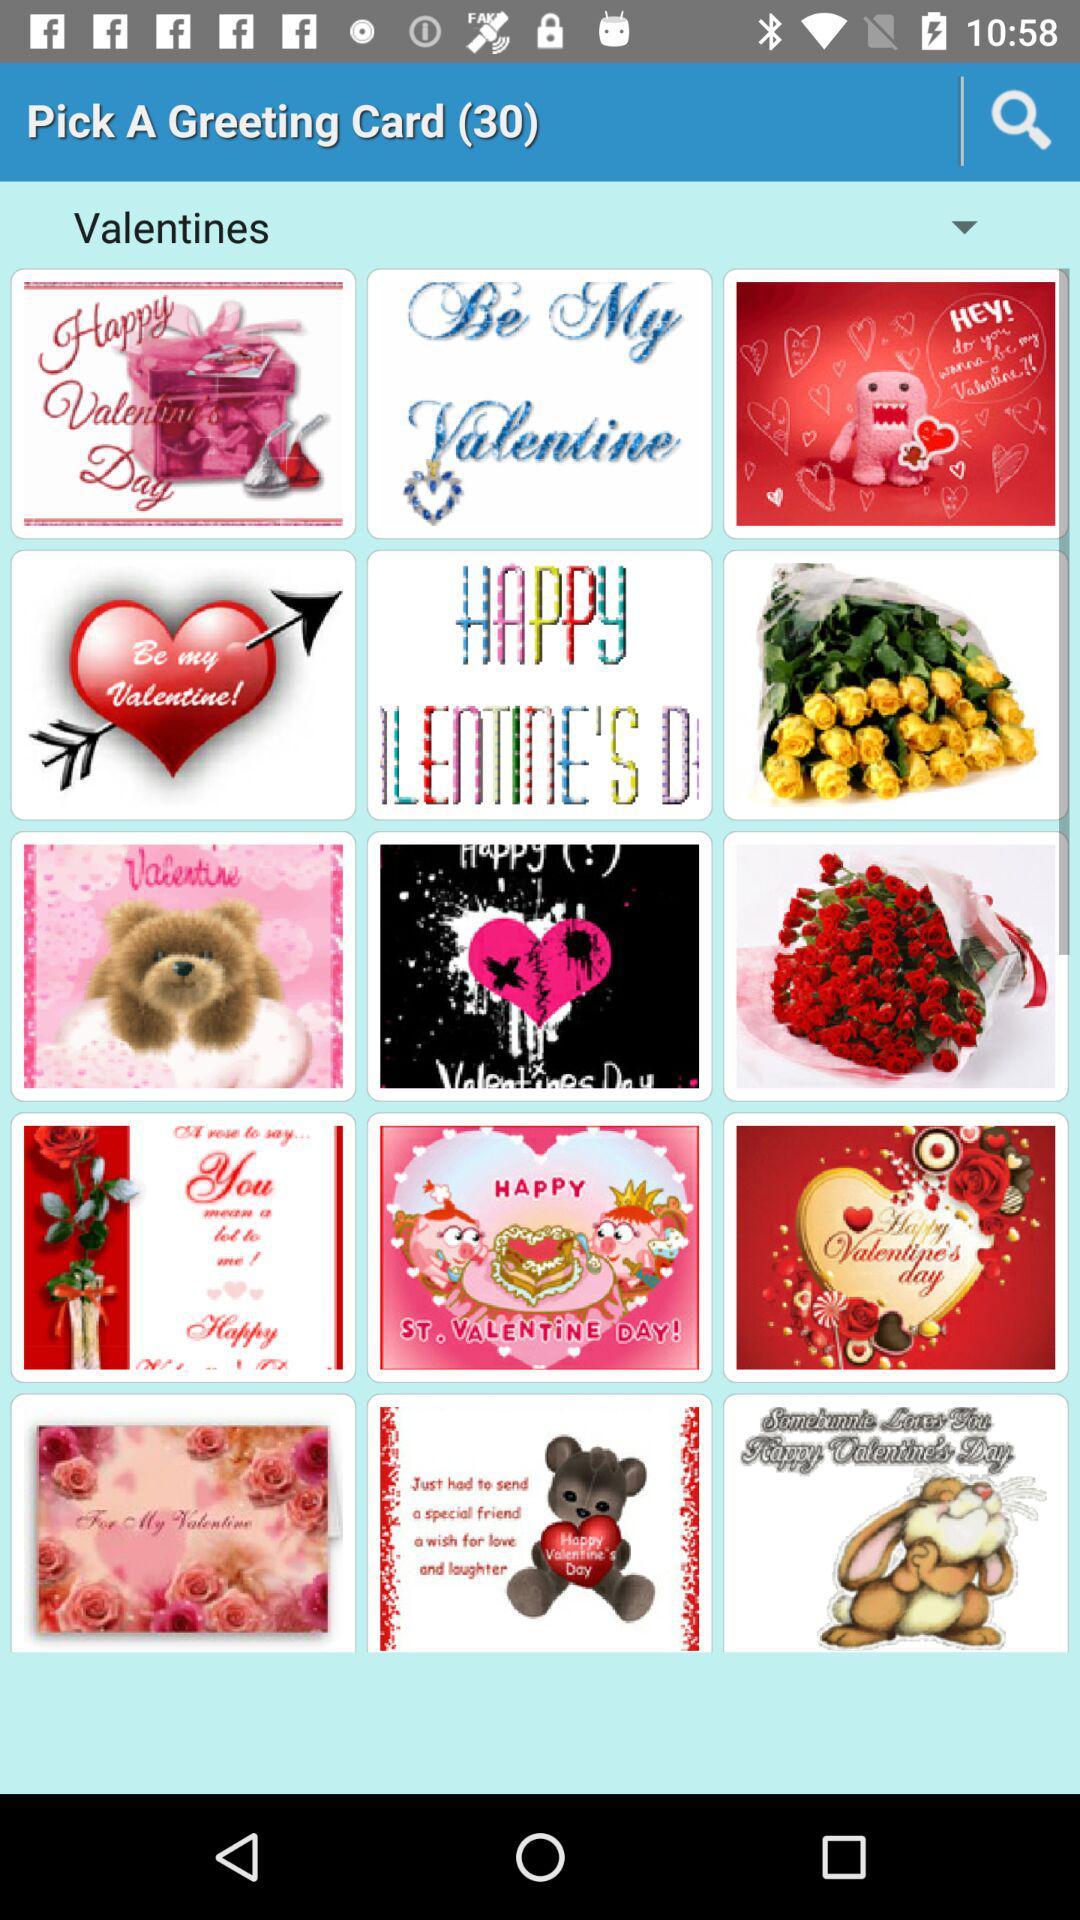 This screenshot has width=1080, height=1920. Describe the element at coordinates (183, 966) in the screenshot. I see `item` at that location.